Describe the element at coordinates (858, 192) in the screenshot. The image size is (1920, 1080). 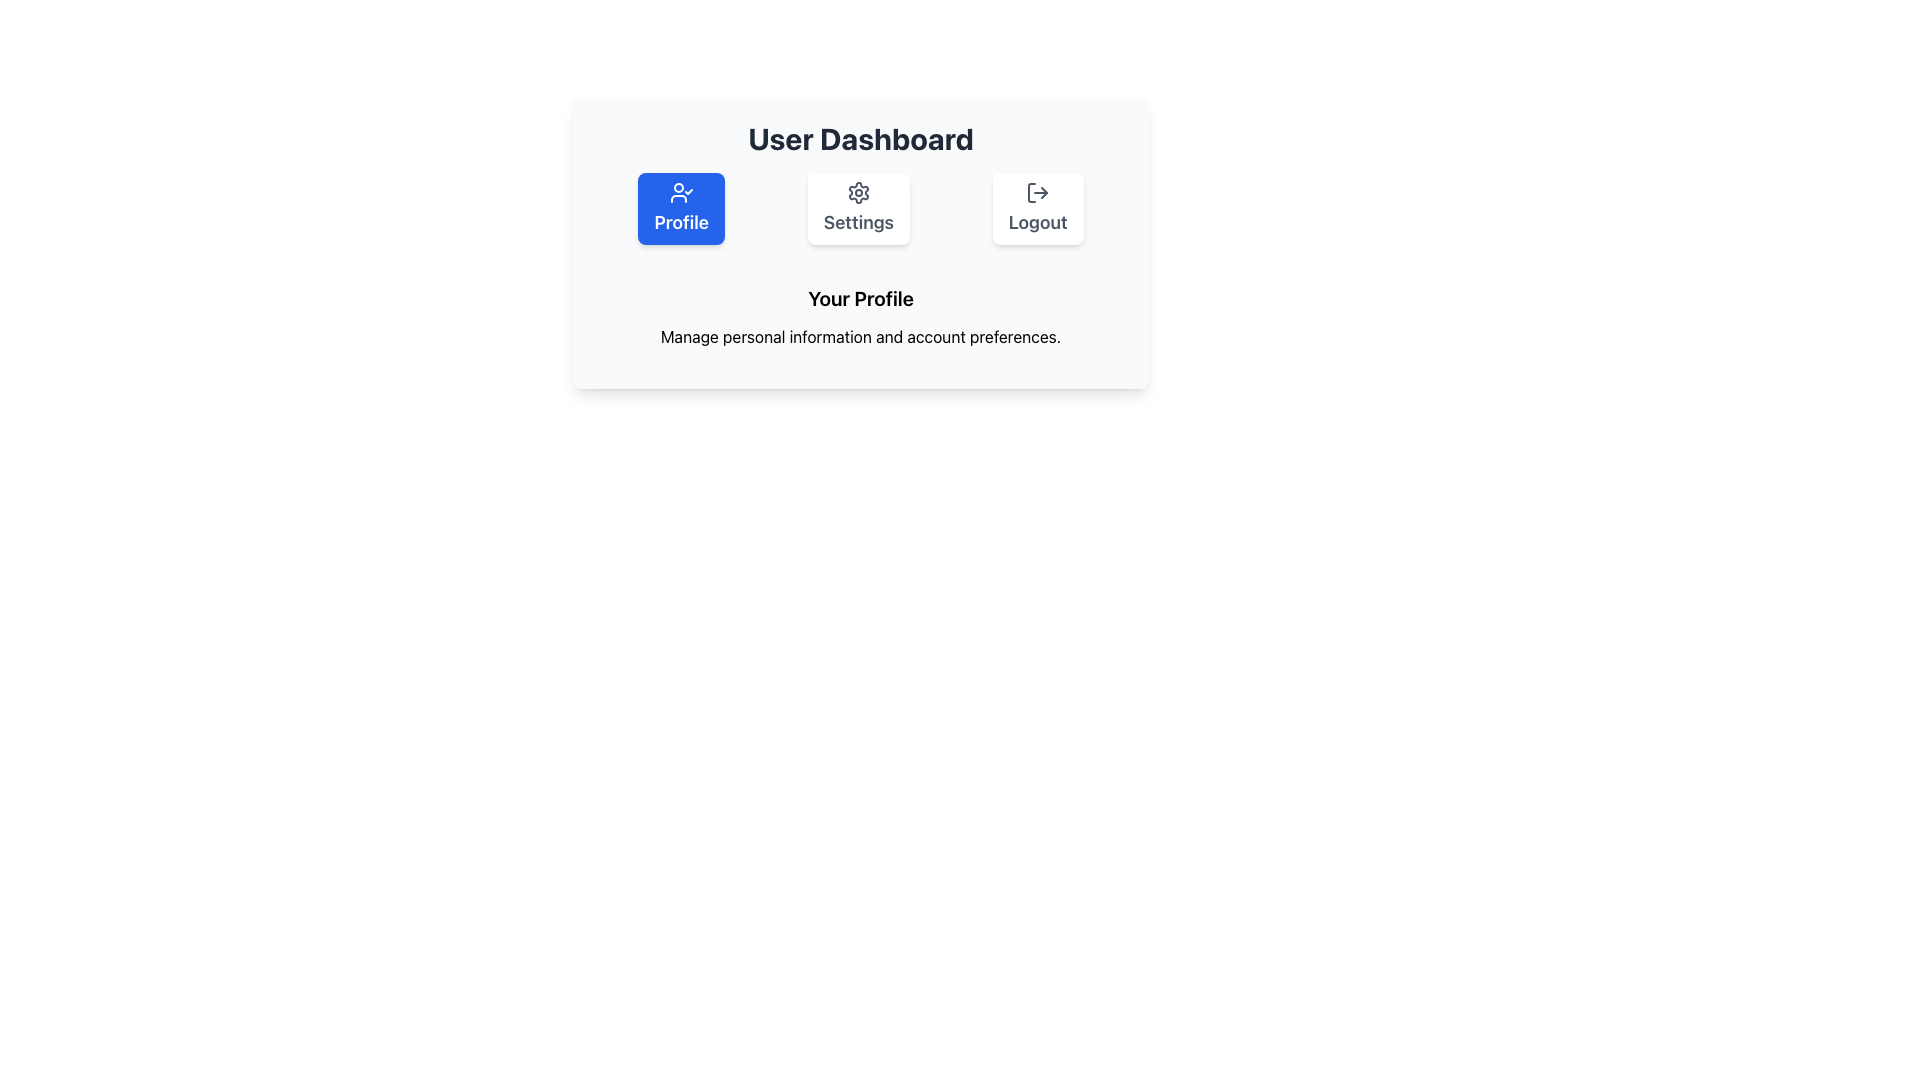
I see `the gear icon representing the settings feature, which is located centrally in the settings section, positioned between the profile and logout options` at that location.